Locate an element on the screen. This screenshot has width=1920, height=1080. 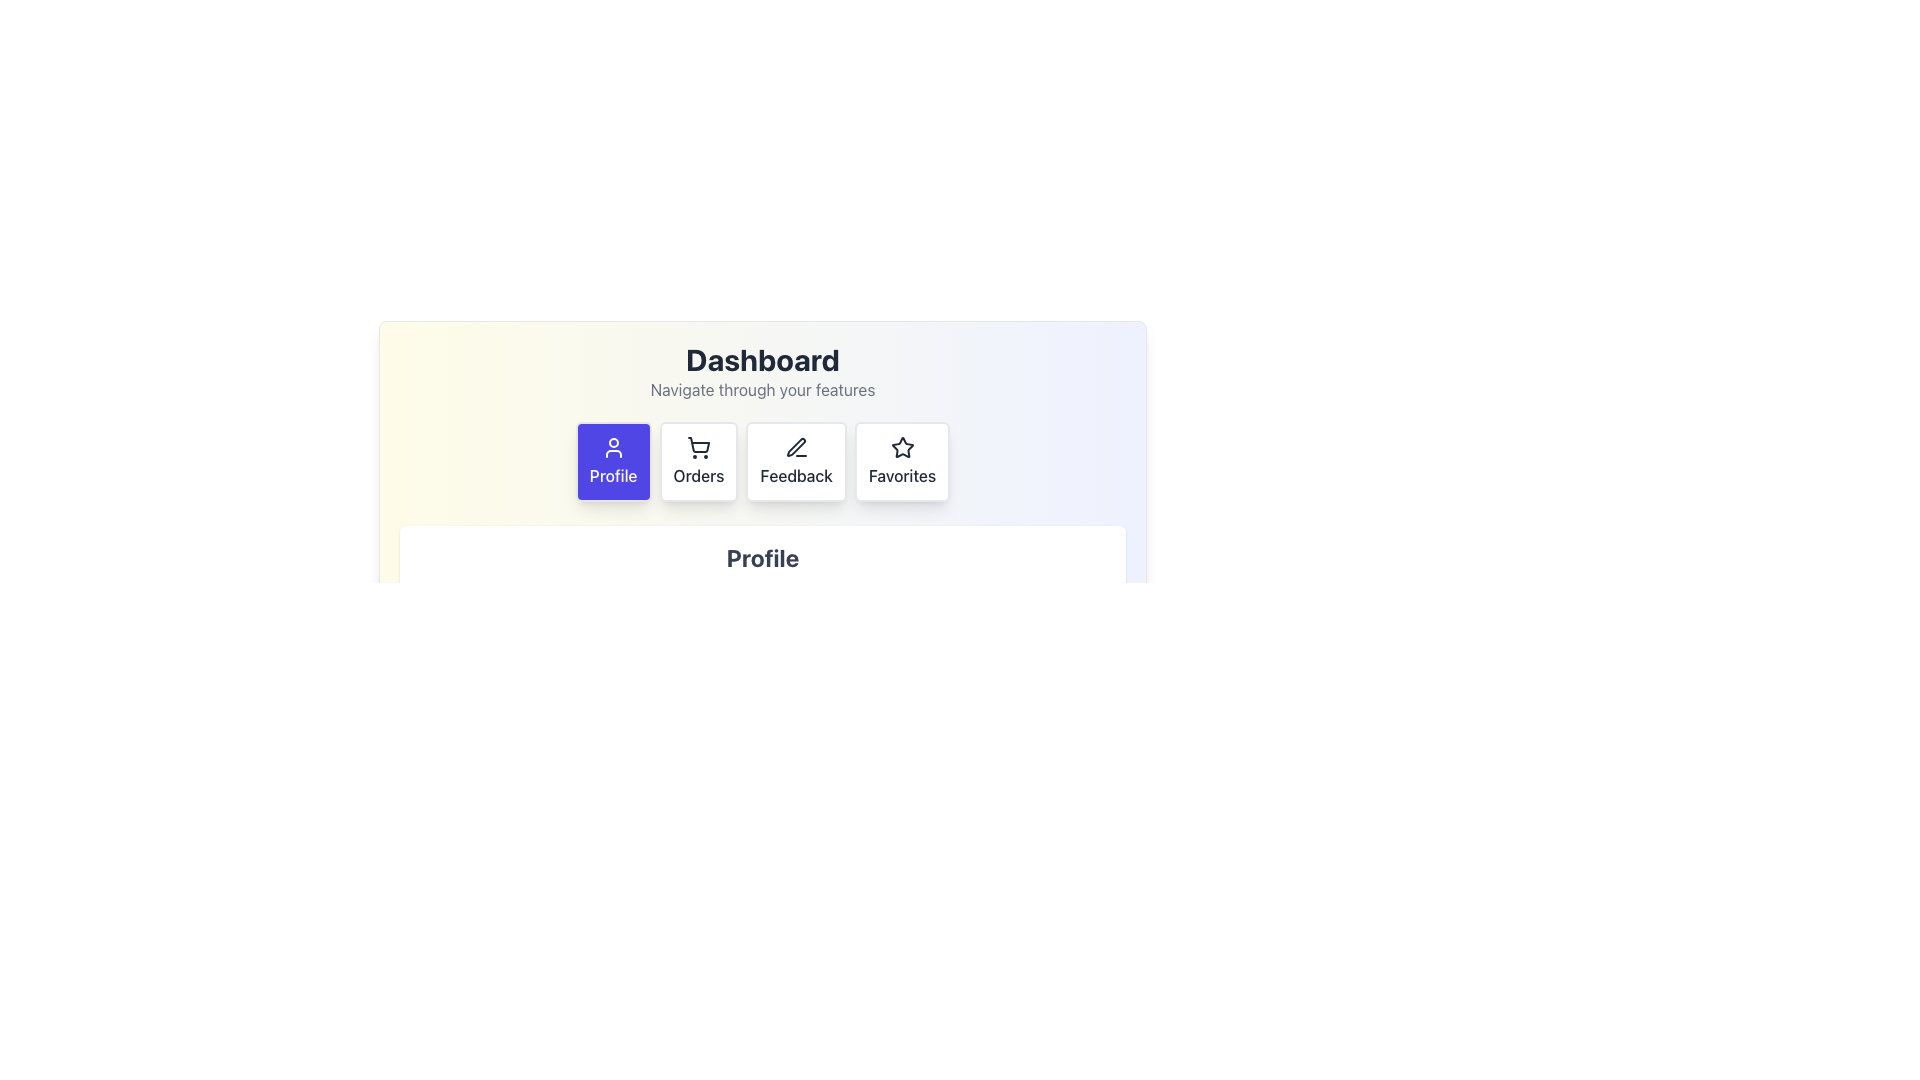
the hollow, black shopping cart icon, which is the central part of the shopping cart icon and the second button in the row of icons labeled with 'Orders' is located at coordinates (699, 444).